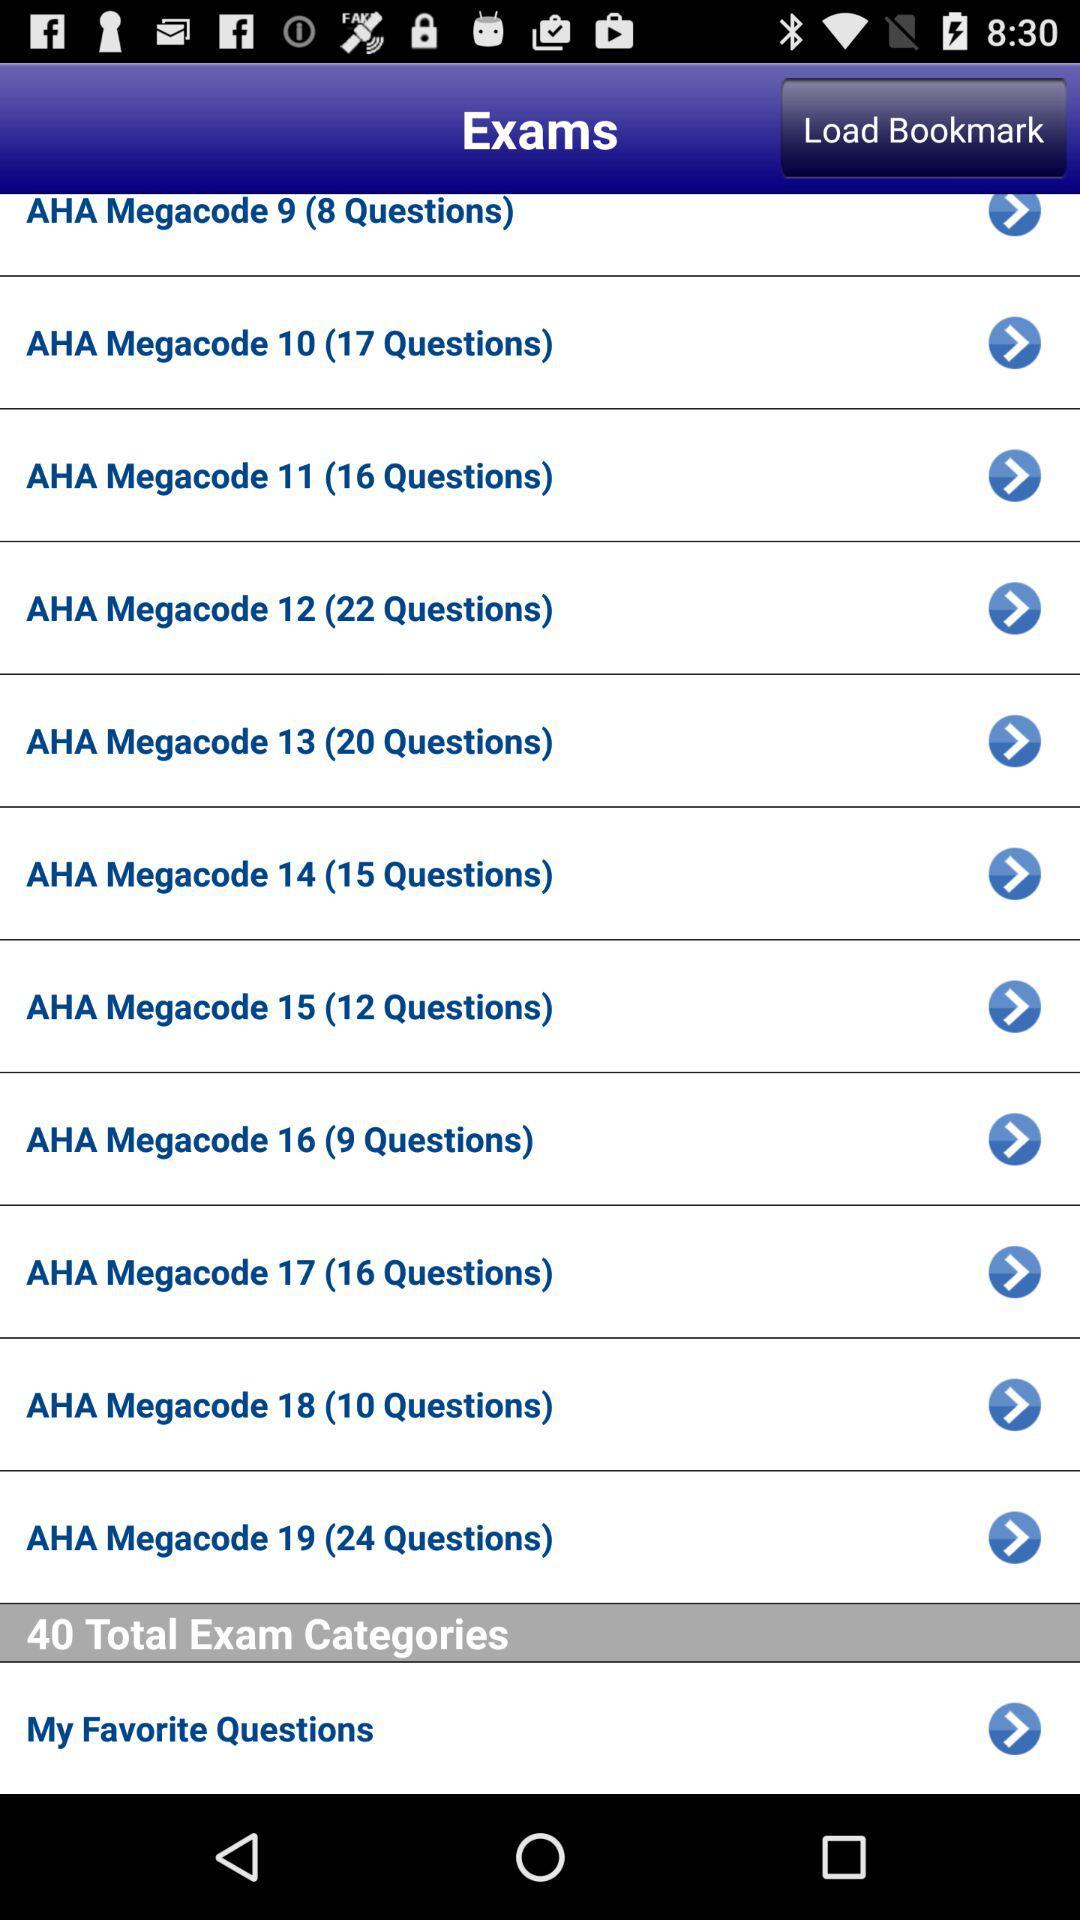 This screenshot has height=1920, width=1080. What do you see at coordinates (1014, 1138) in the screenshot?
I see `button` at bounding box center [1014, 1138].